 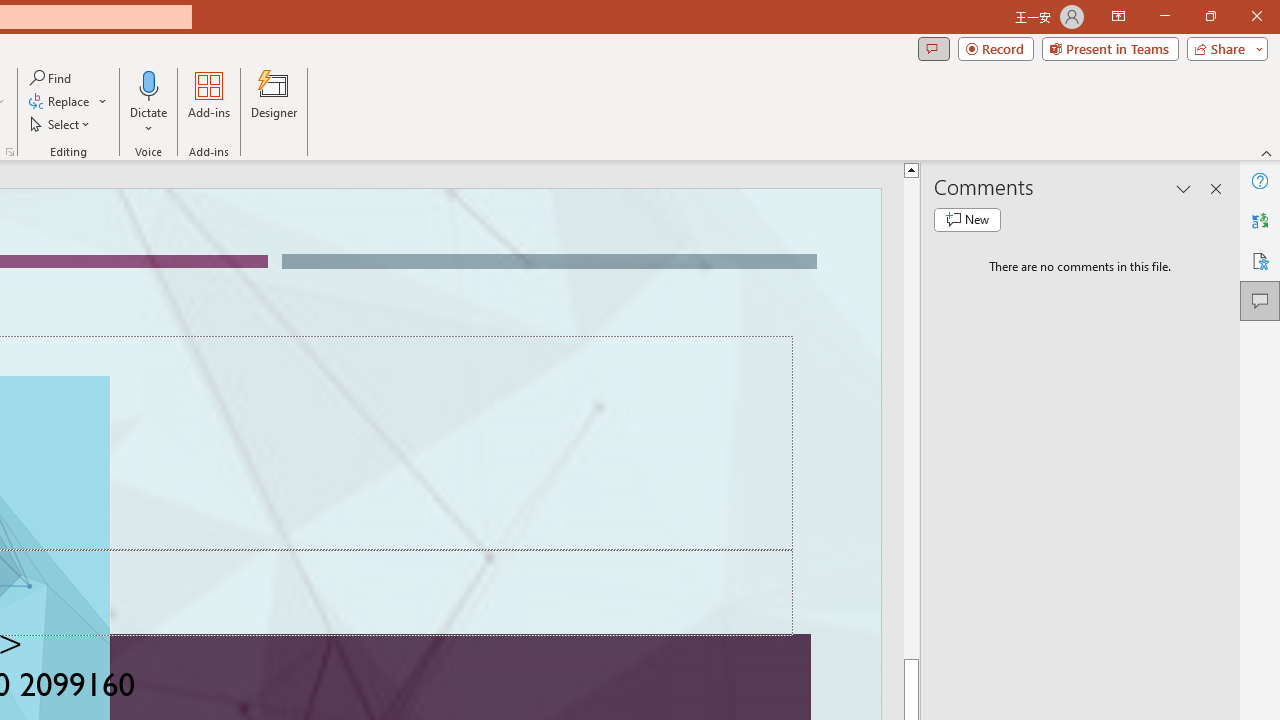 What do you see at coordinates (1184, 189) in the screenshot?
I see `'Task Pane Options'` at bounding box center [1184, 189].